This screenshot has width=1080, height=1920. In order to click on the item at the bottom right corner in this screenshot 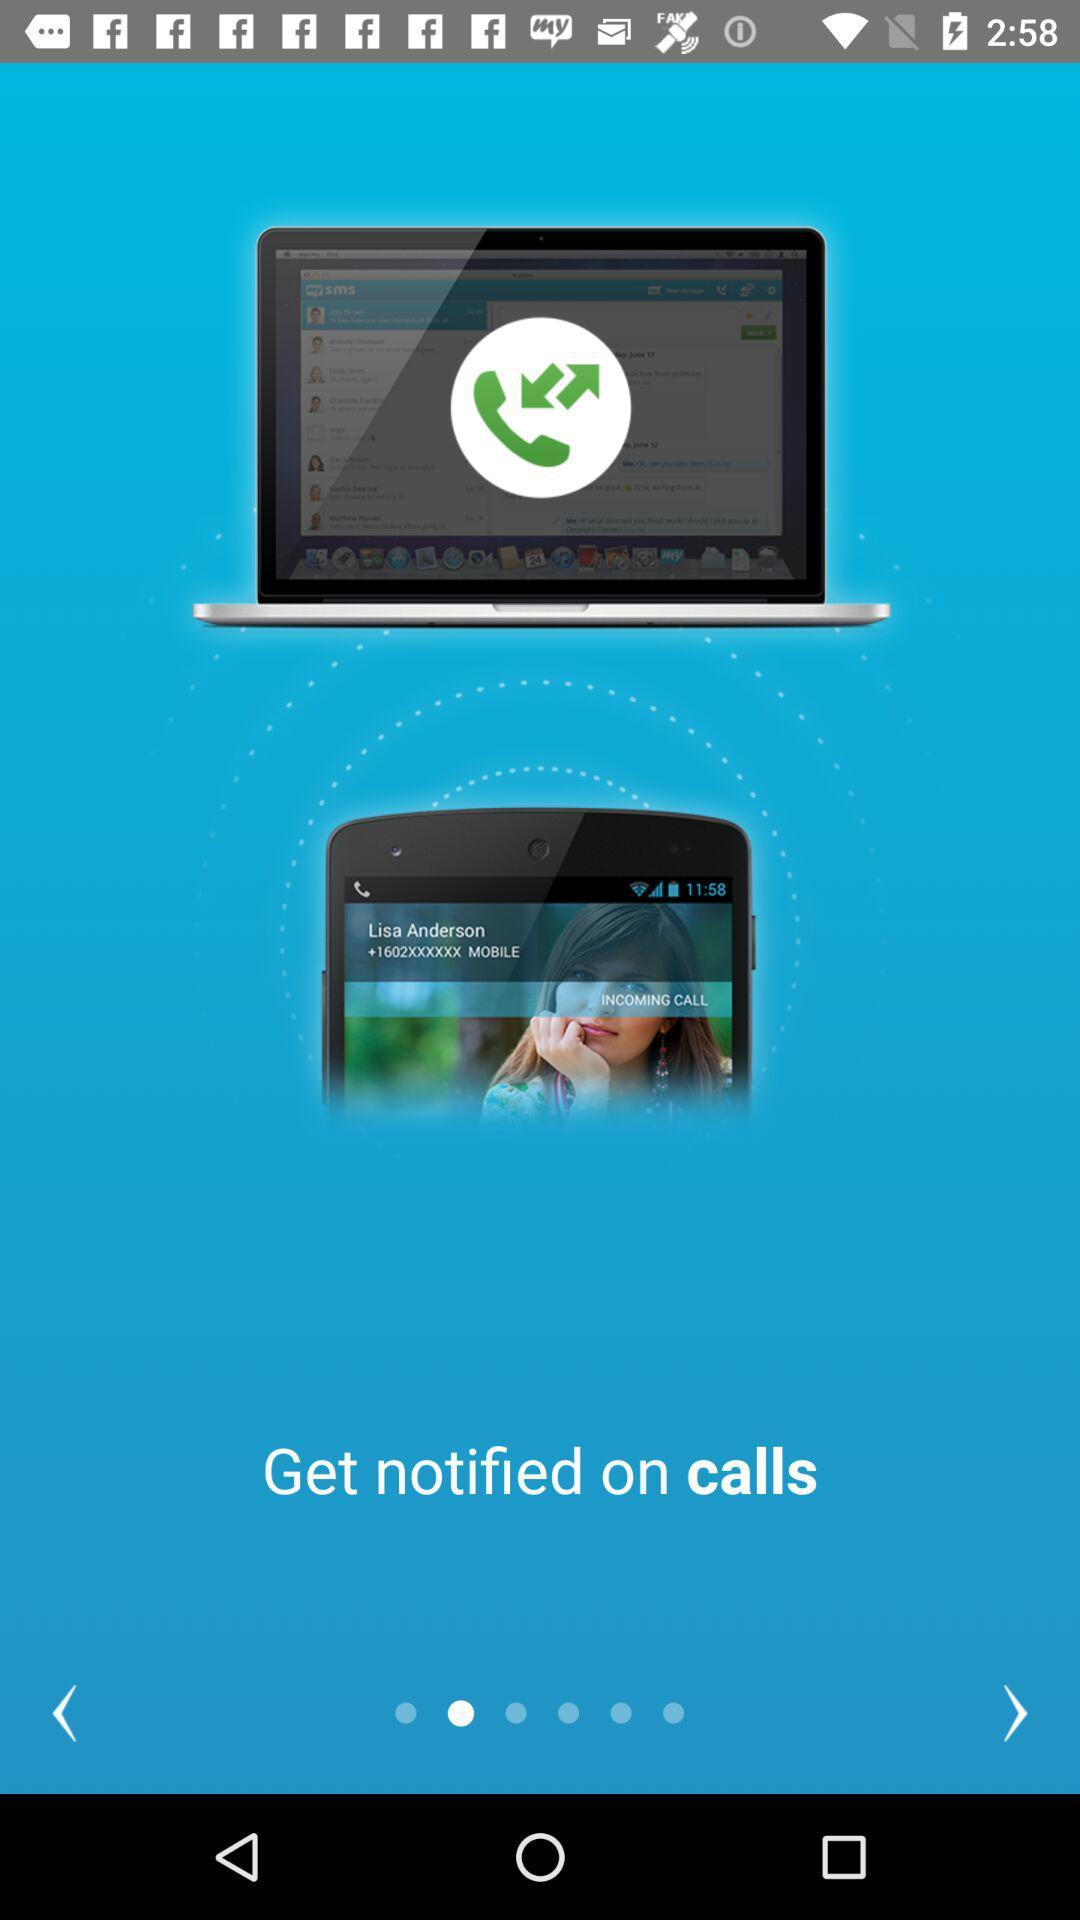, I will do `click(1015, 1712)`.